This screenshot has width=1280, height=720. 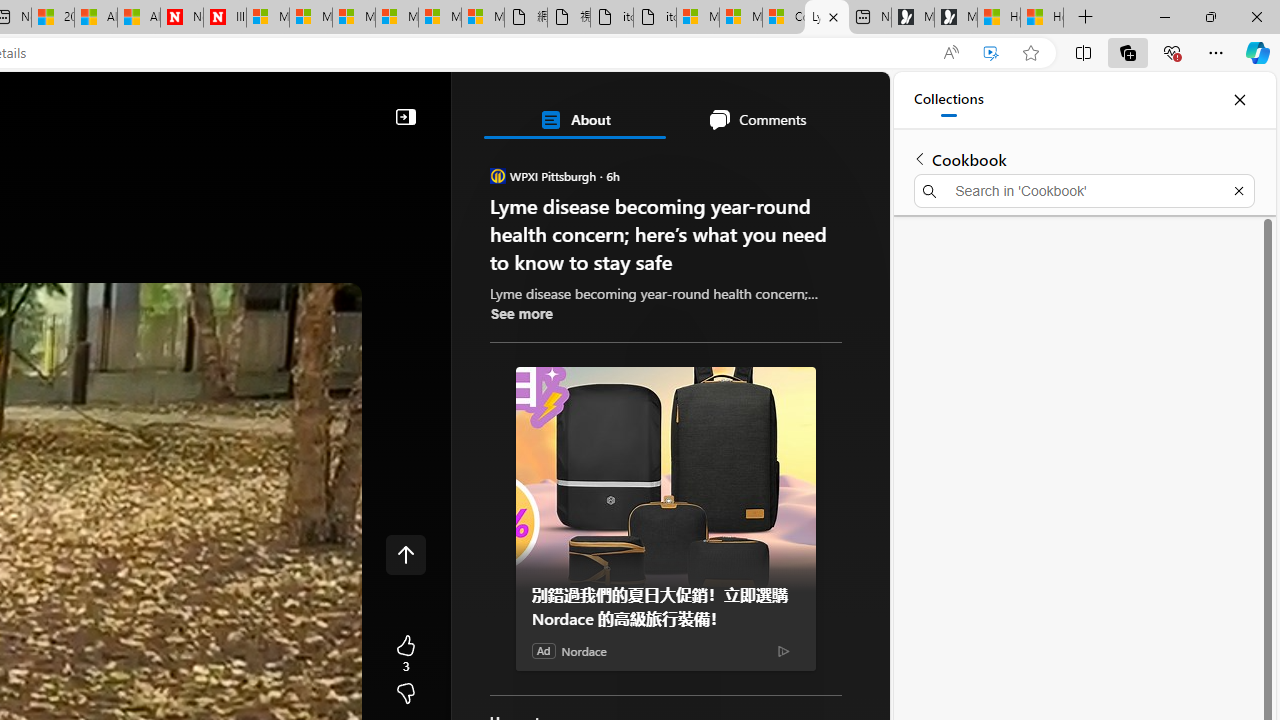 What do you see at coordinates (53, 17) in the screenshot?
I see `'20 Ways to Boost Your Protein Intake at Every Meal'` at bounding box center [53, 17].